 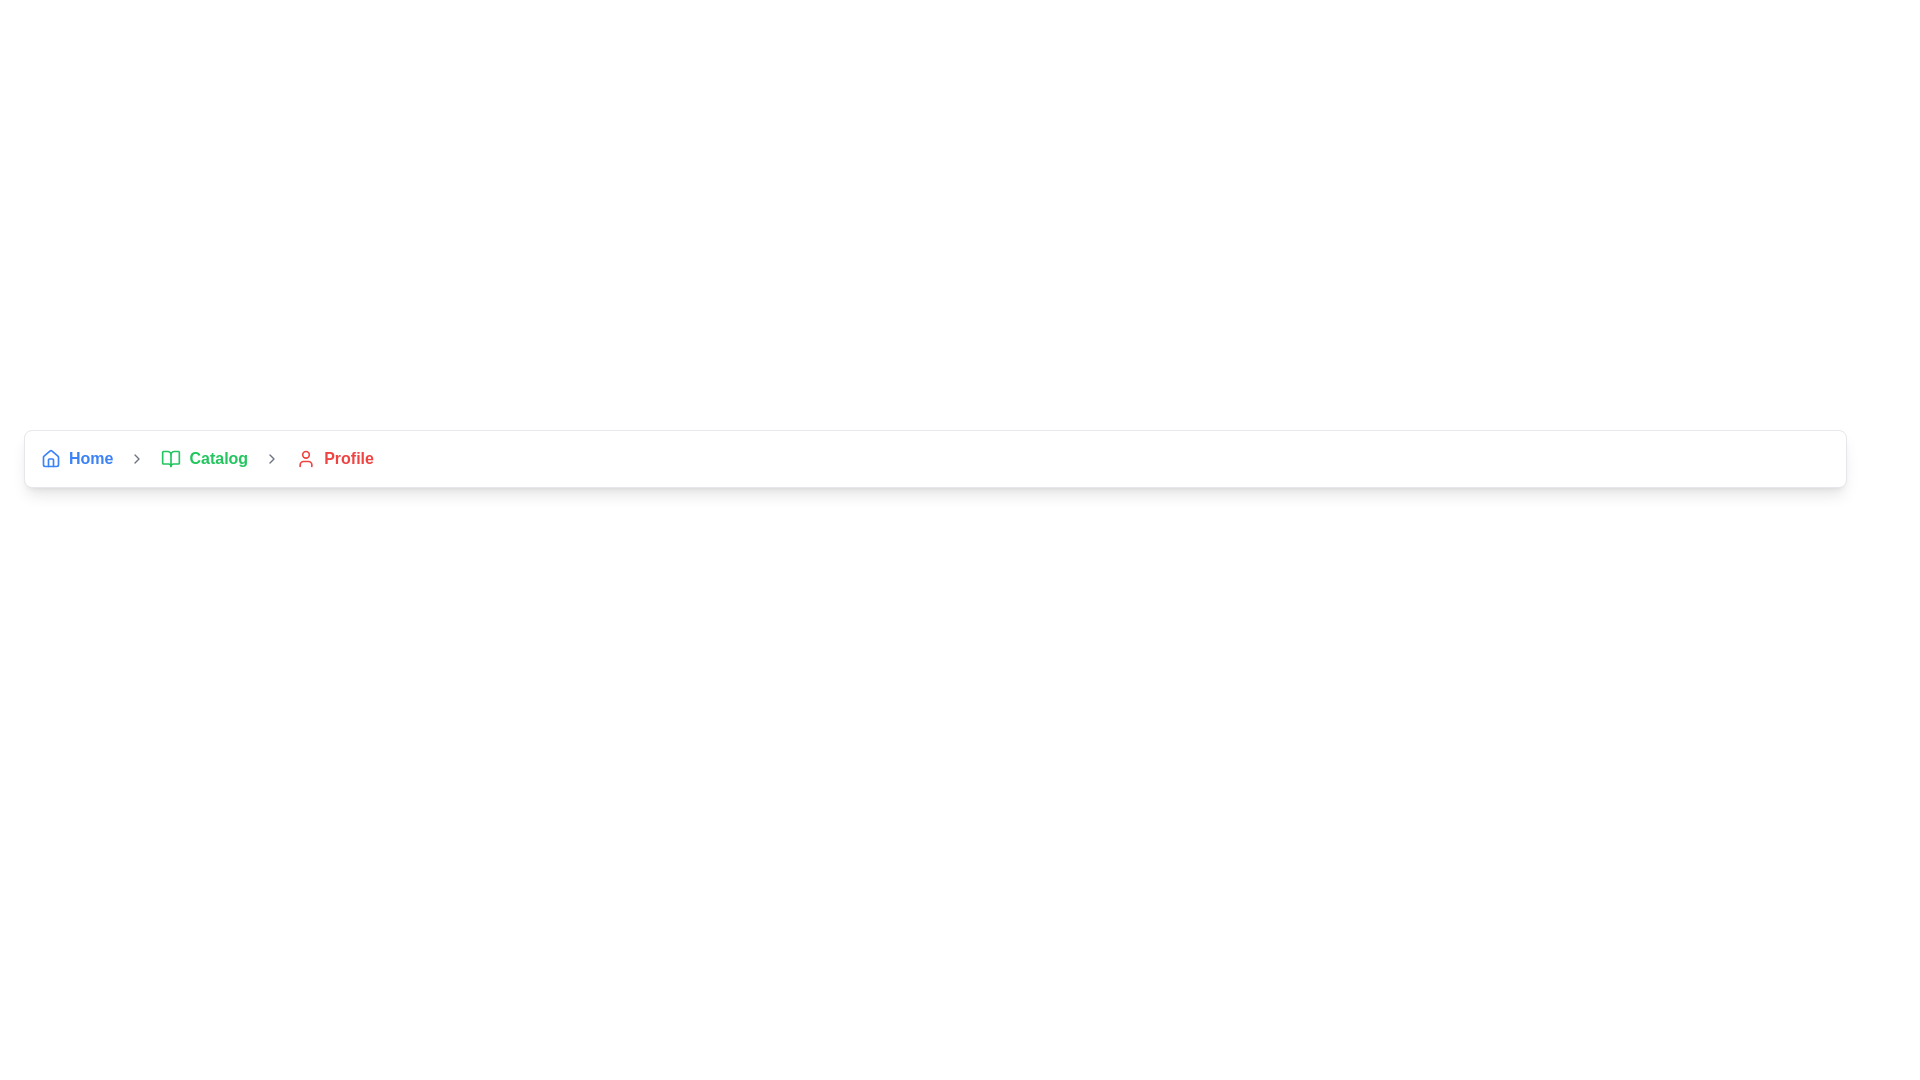 What do you see at coordinates (204, 459) in the screenshot?
I see `the 'Catalog' hyperlink with a green book icon` at bounding box center [204, 459].